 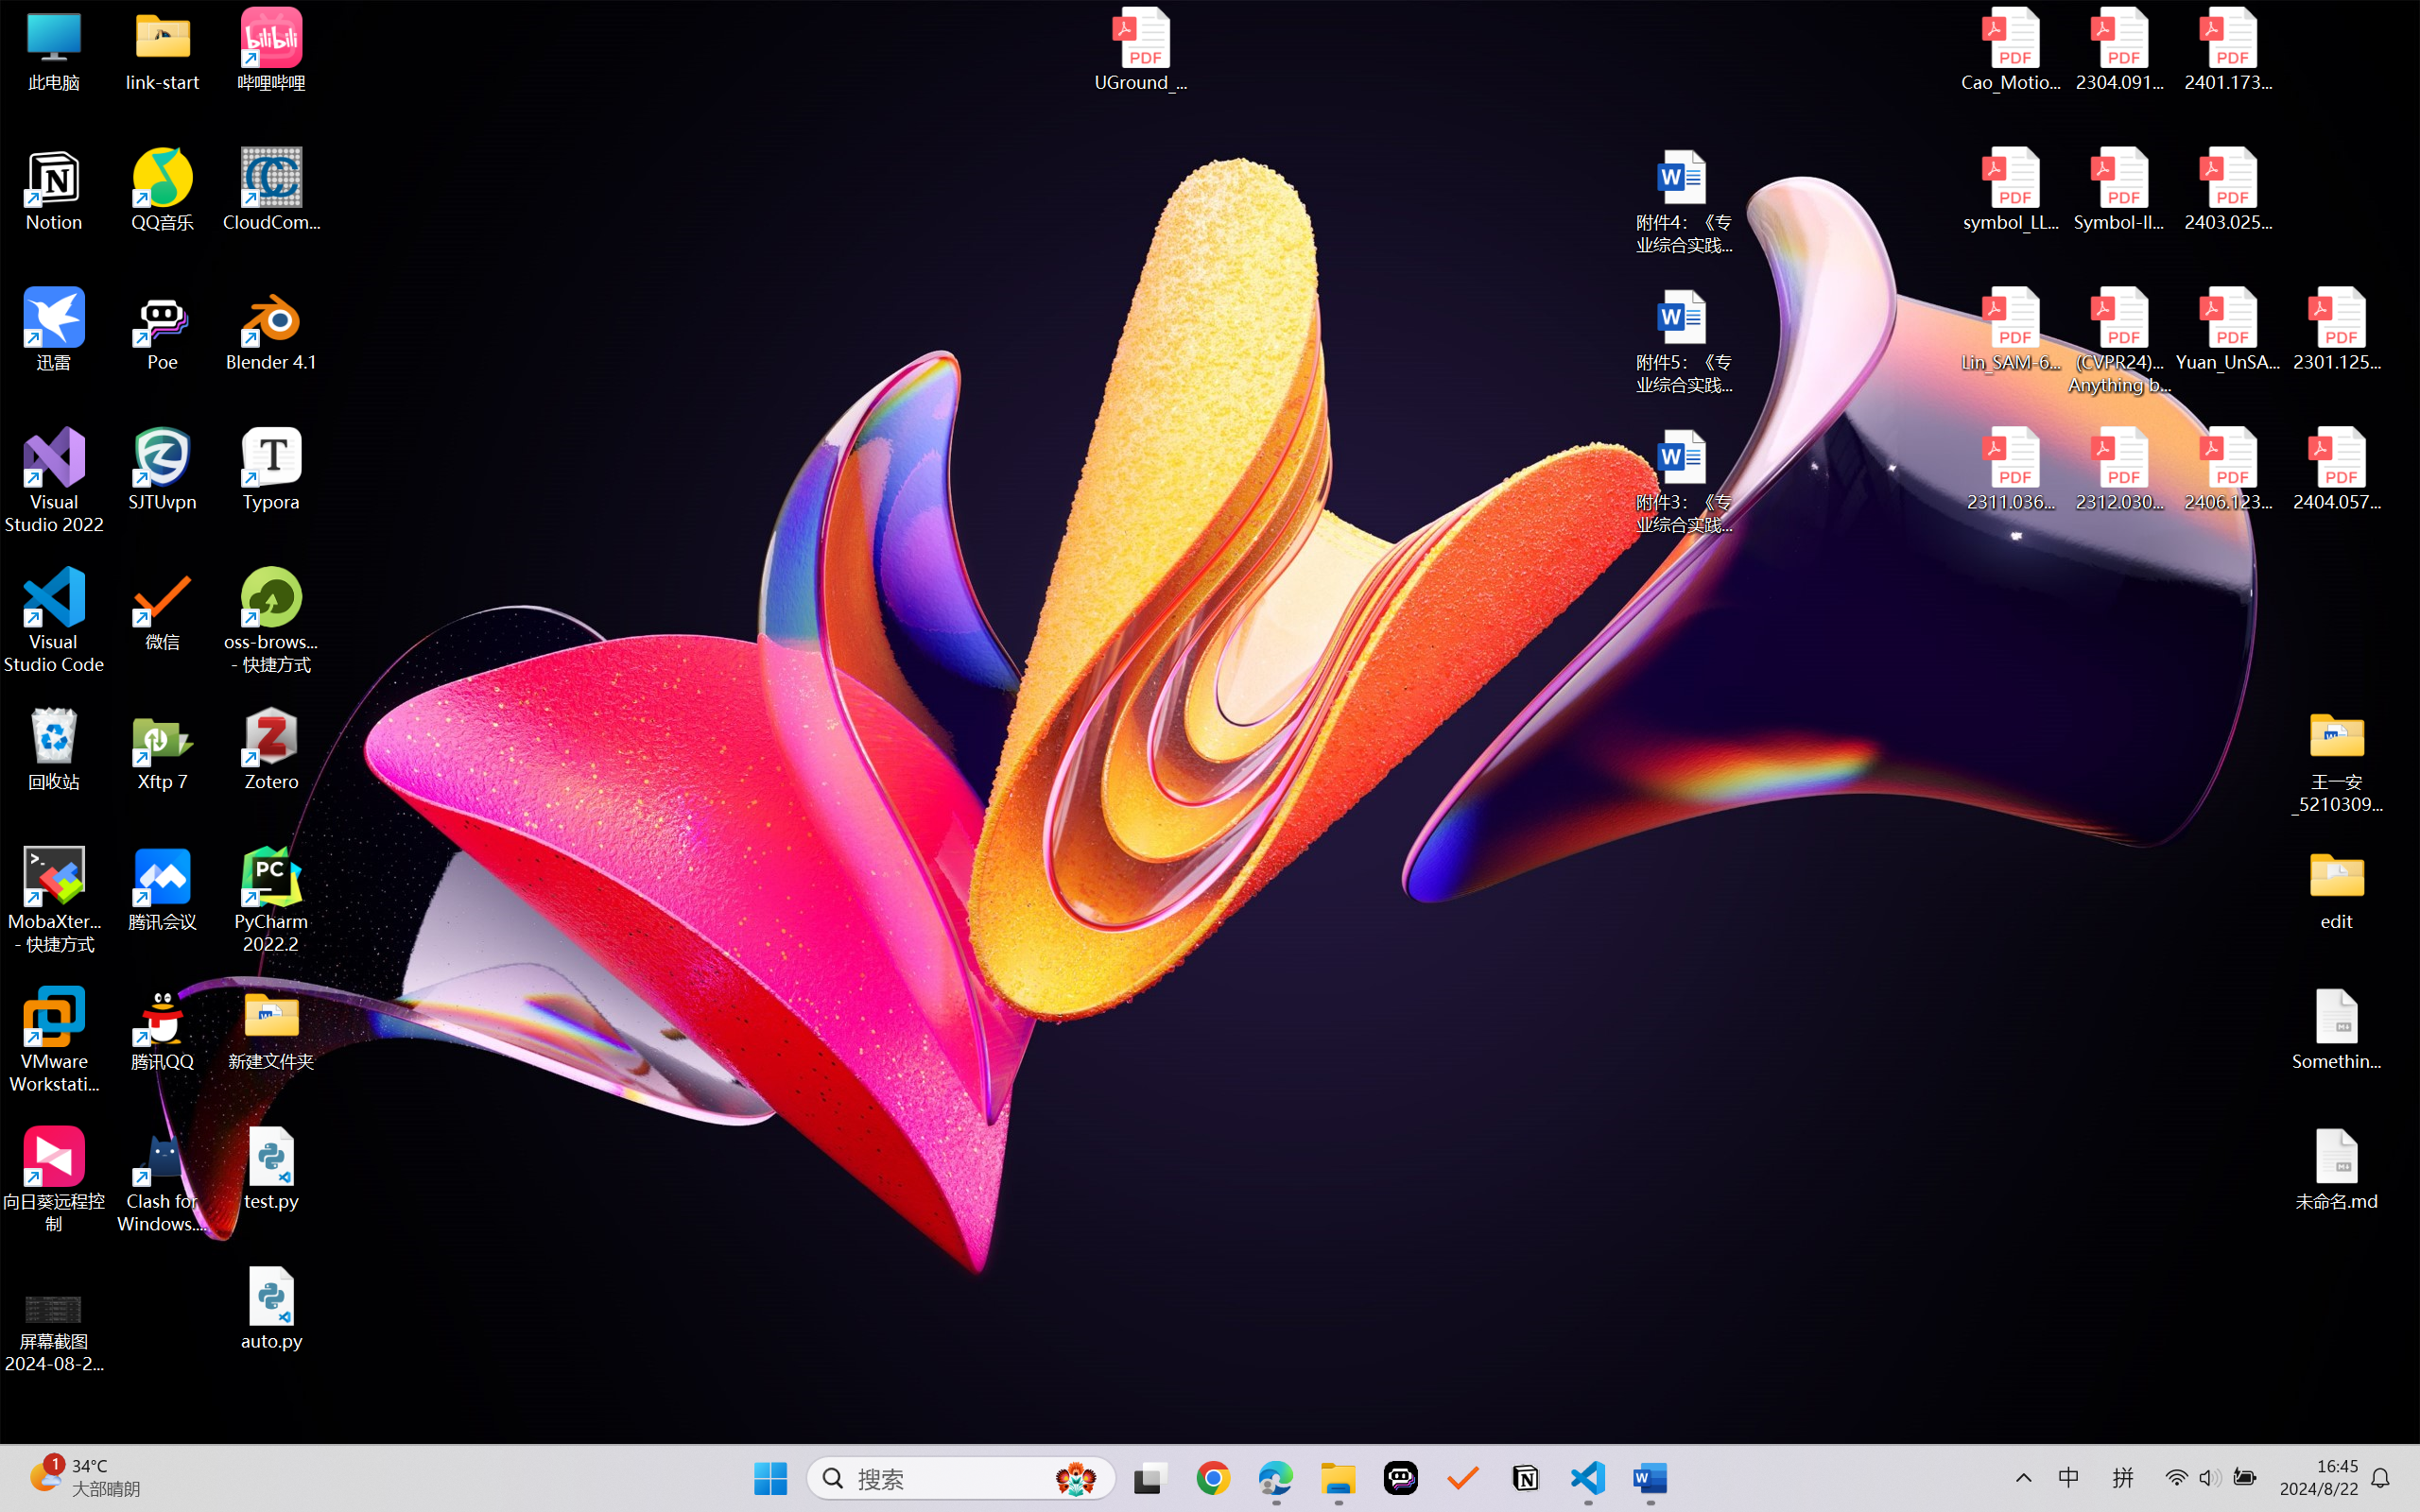 I want to click on 'PyCharm 2022.2', so click(x=271, y=900).